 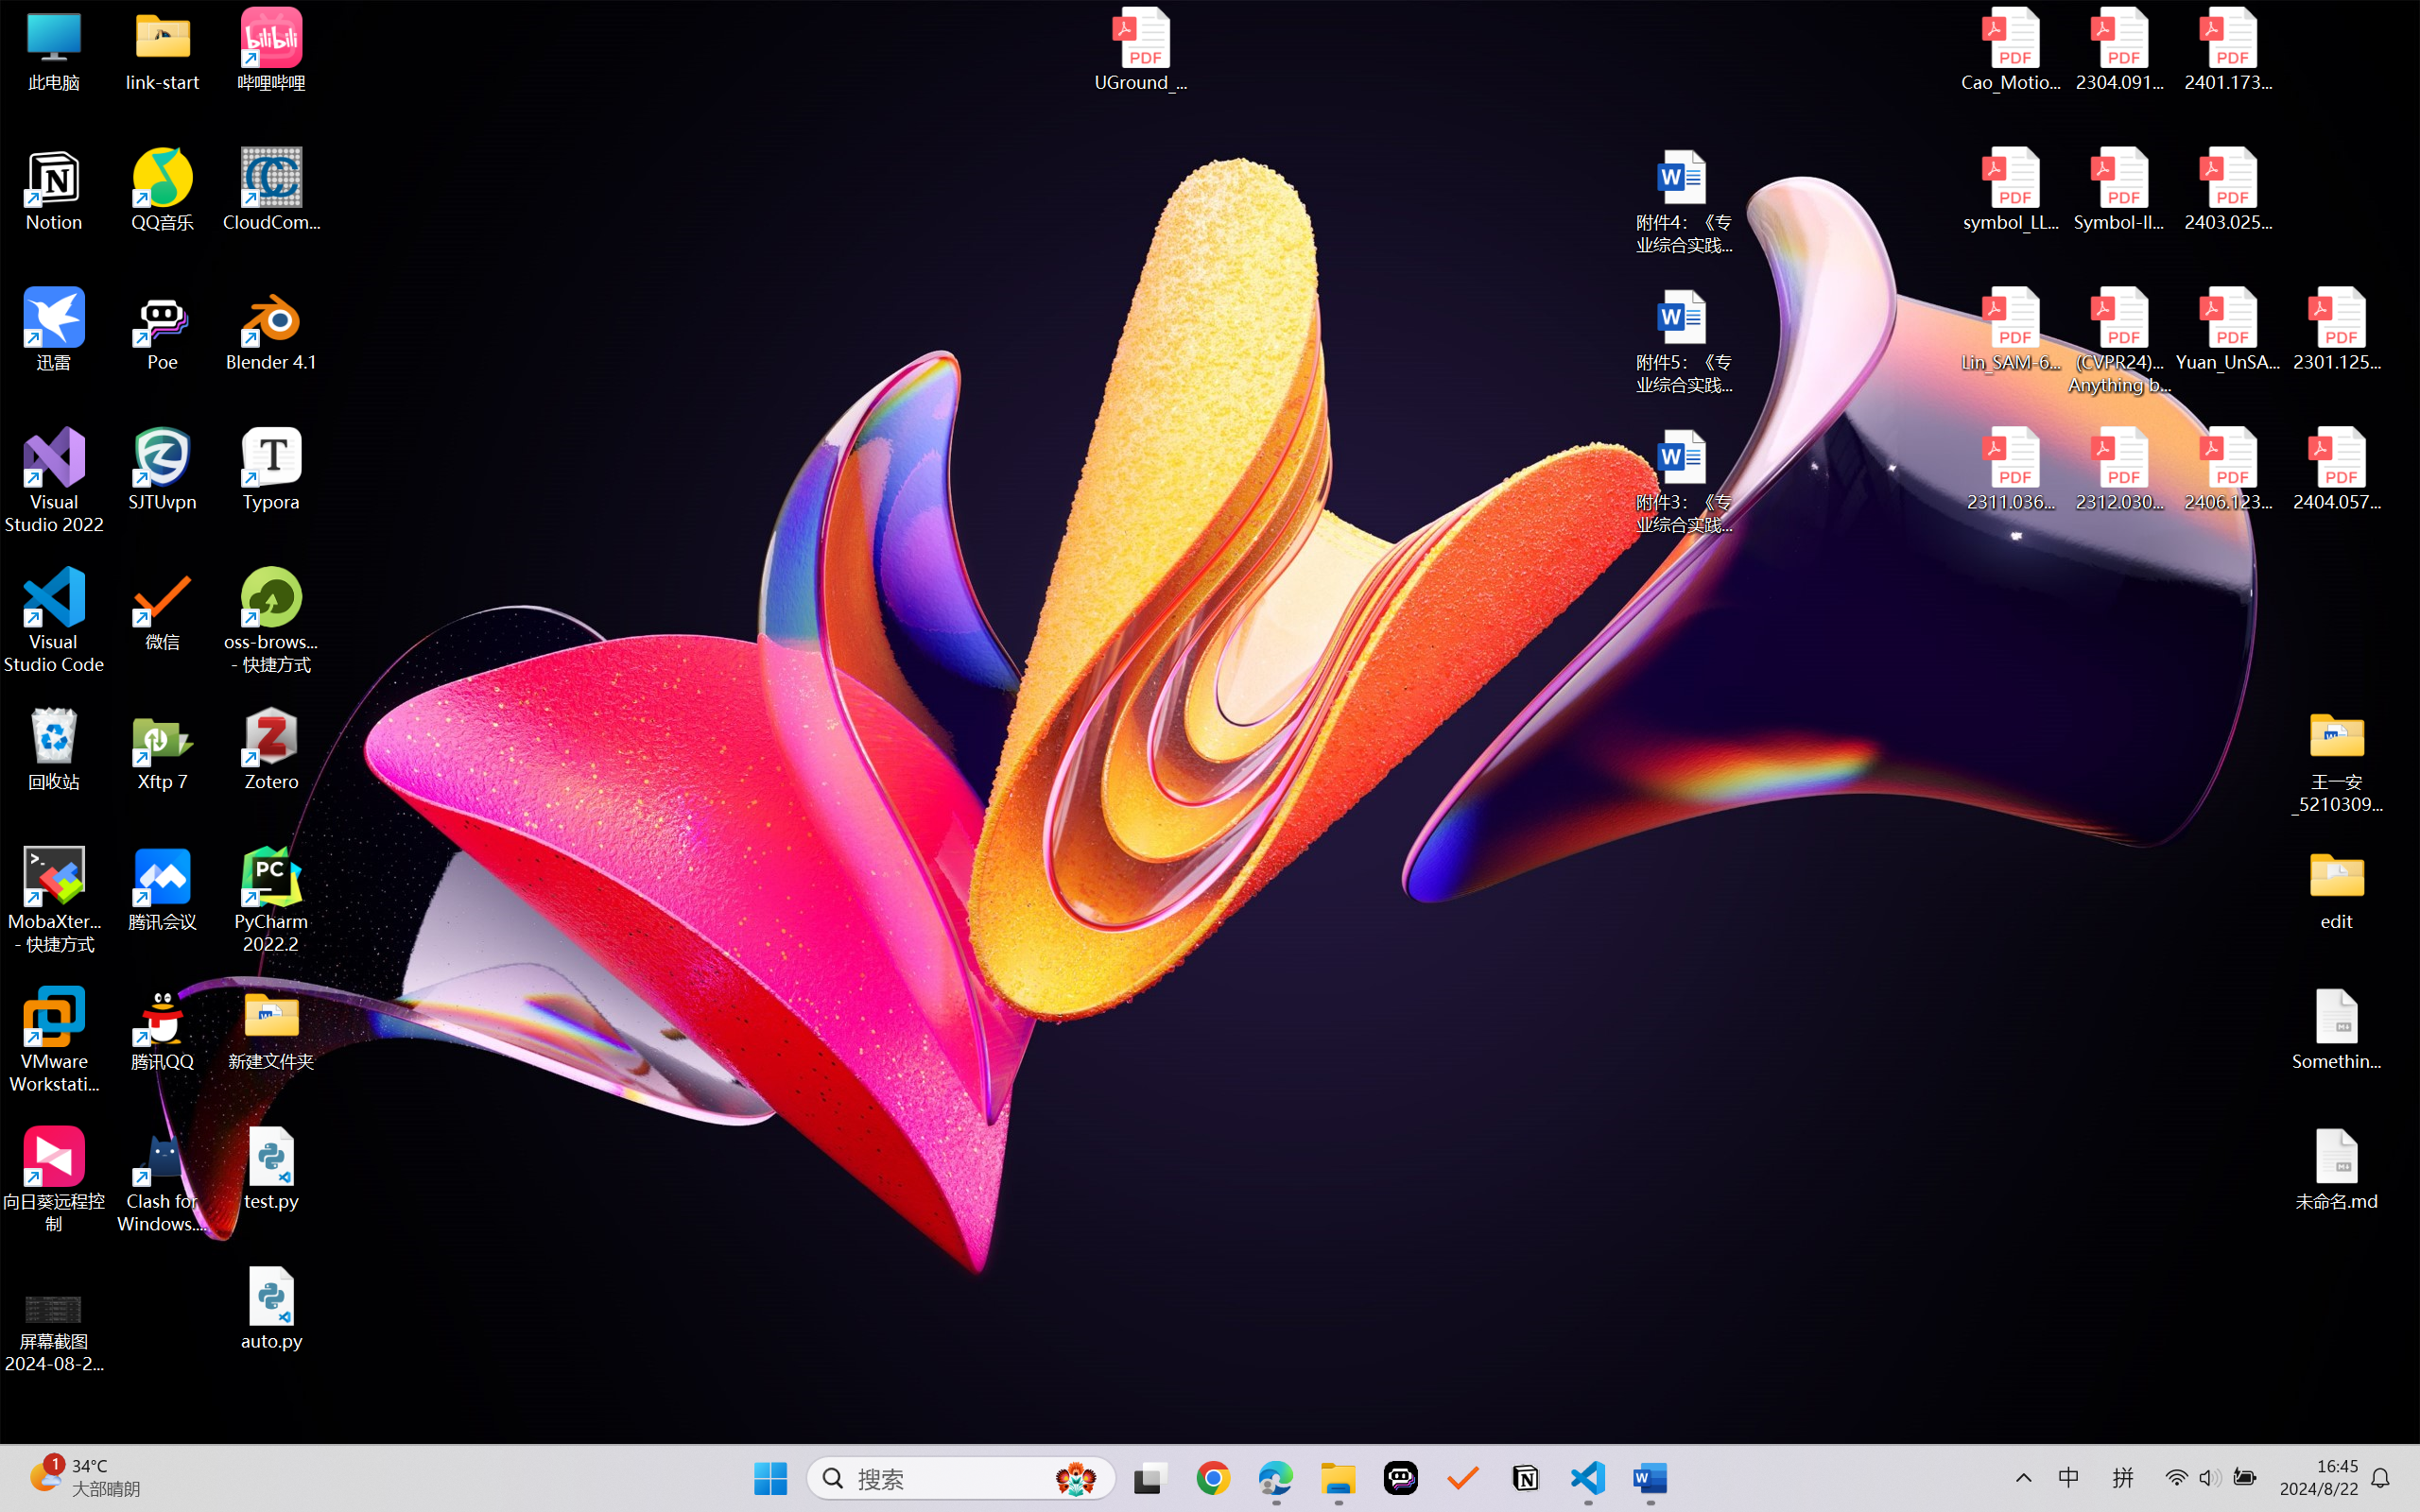 I want to click on 'PyCharm 2022.2', so click(x=271, y=900).